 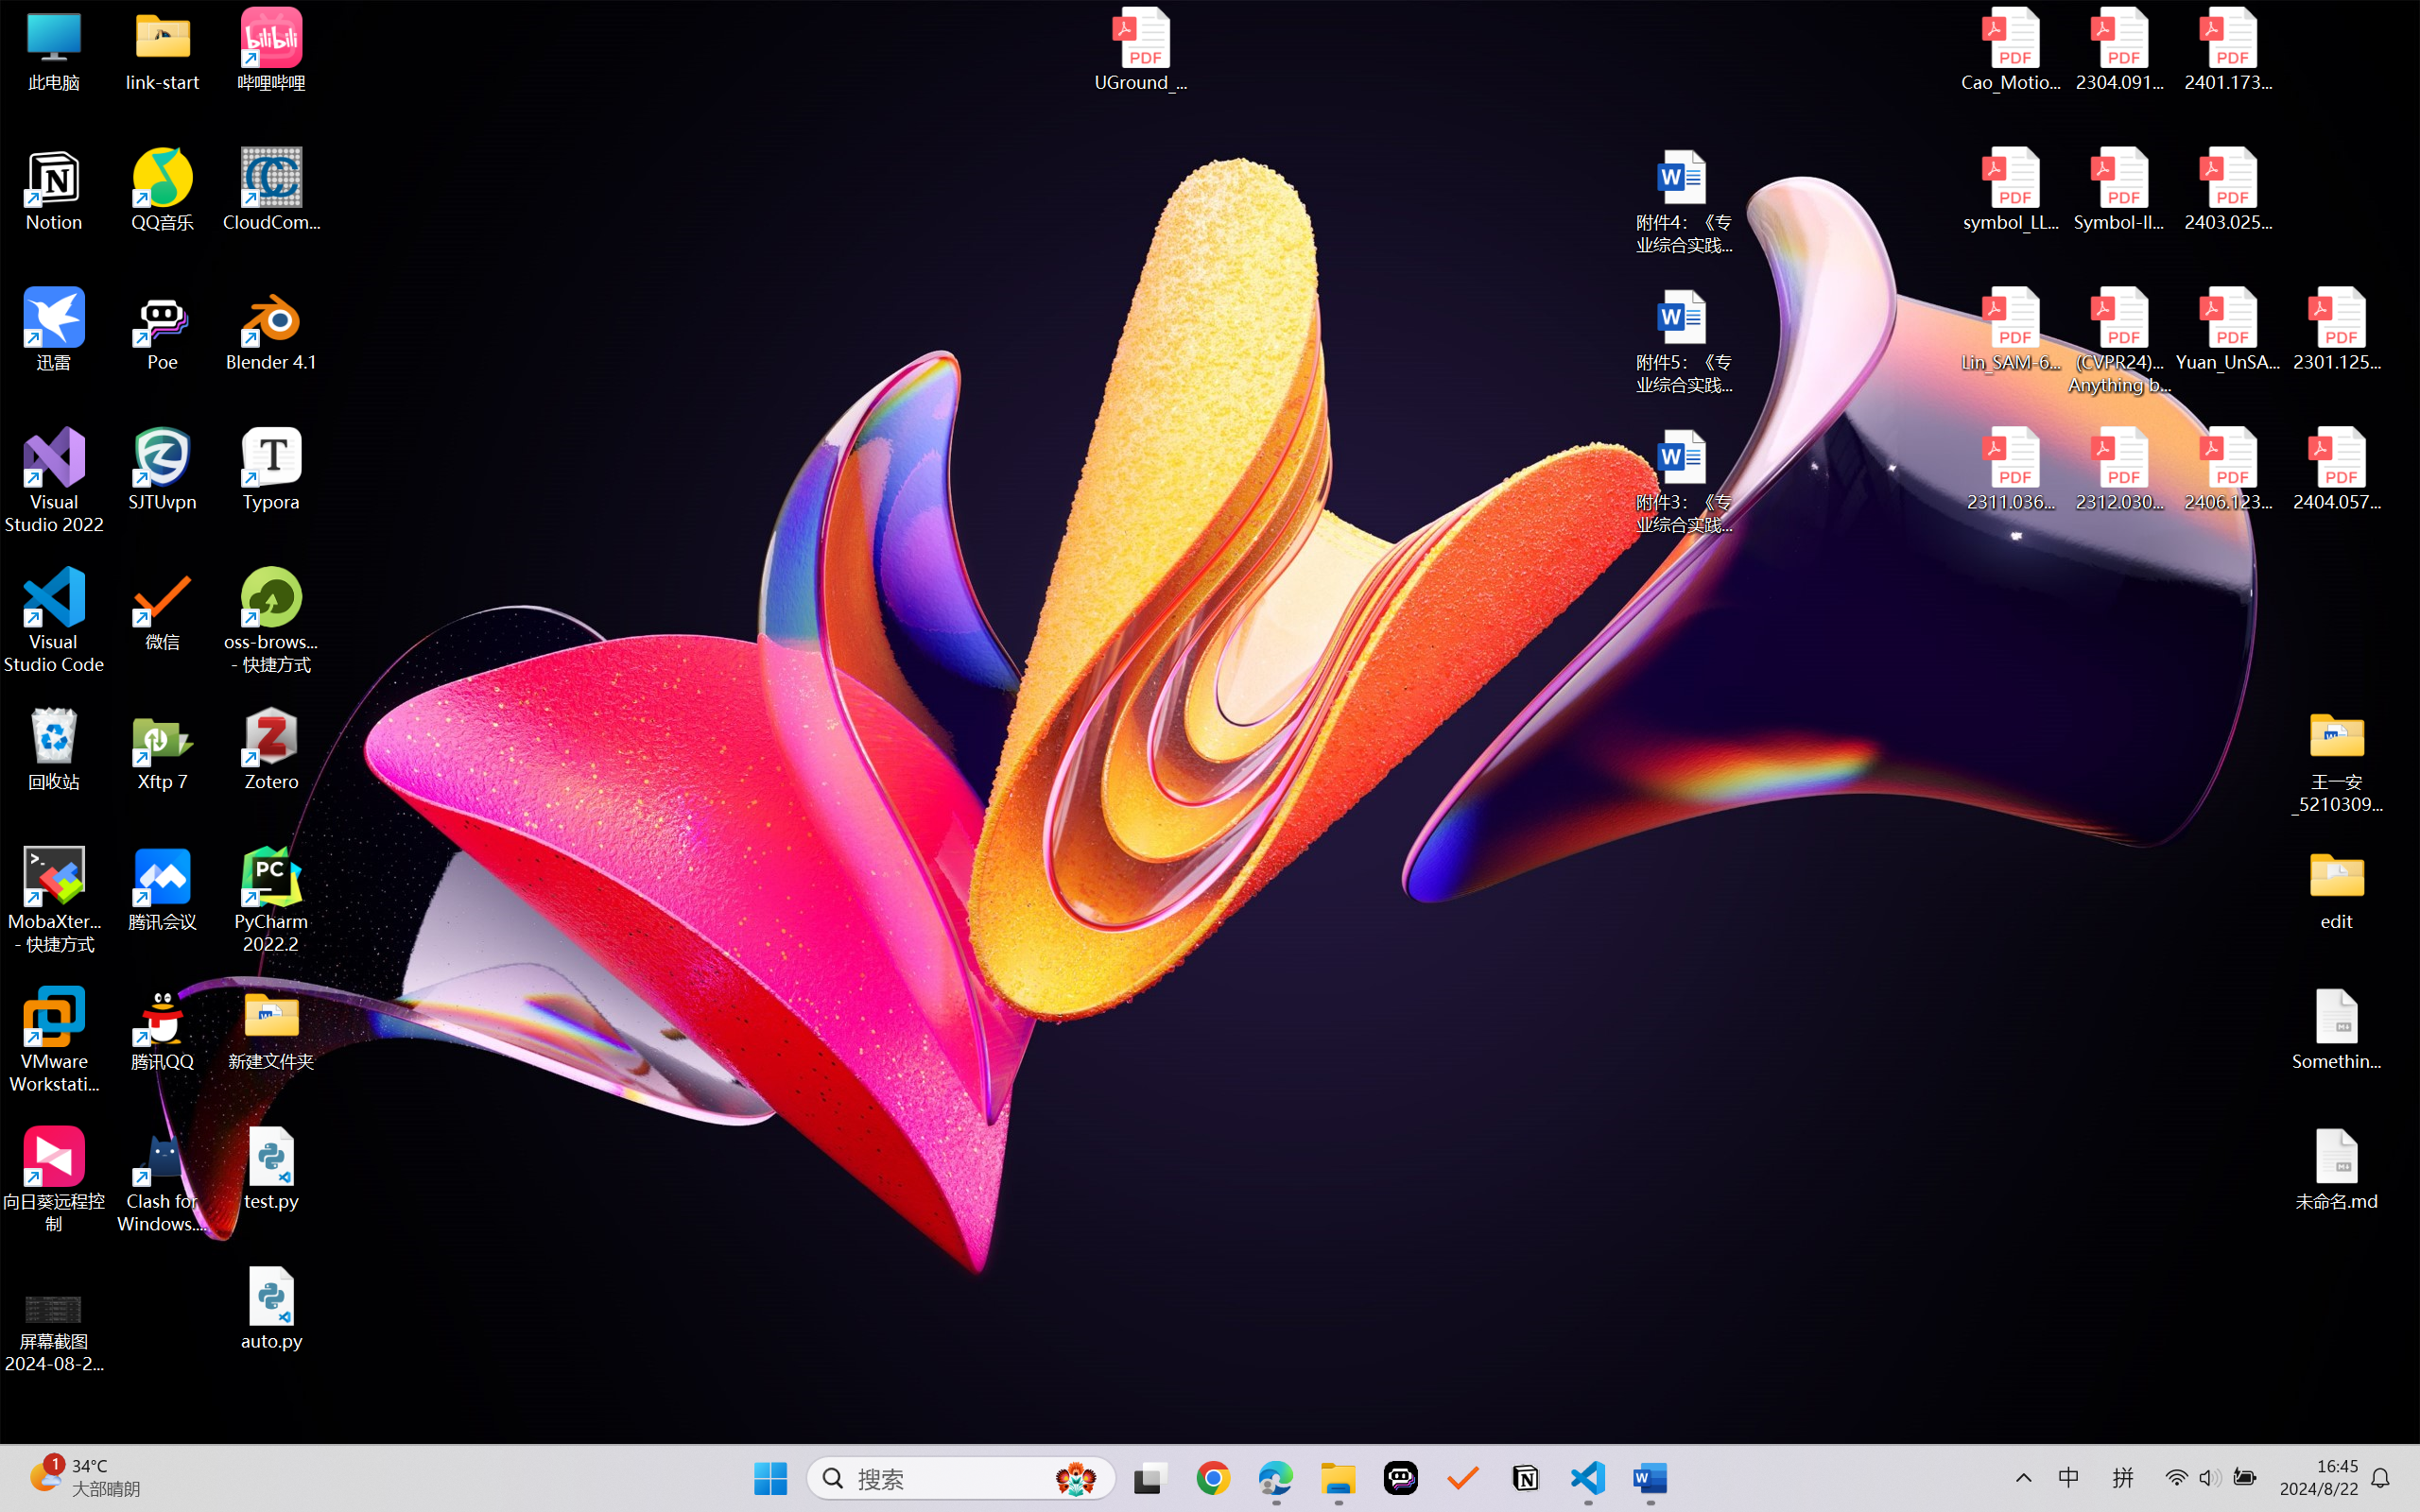 I want to click on 'PyCharm 2022.2', so click(x=271, y=900).